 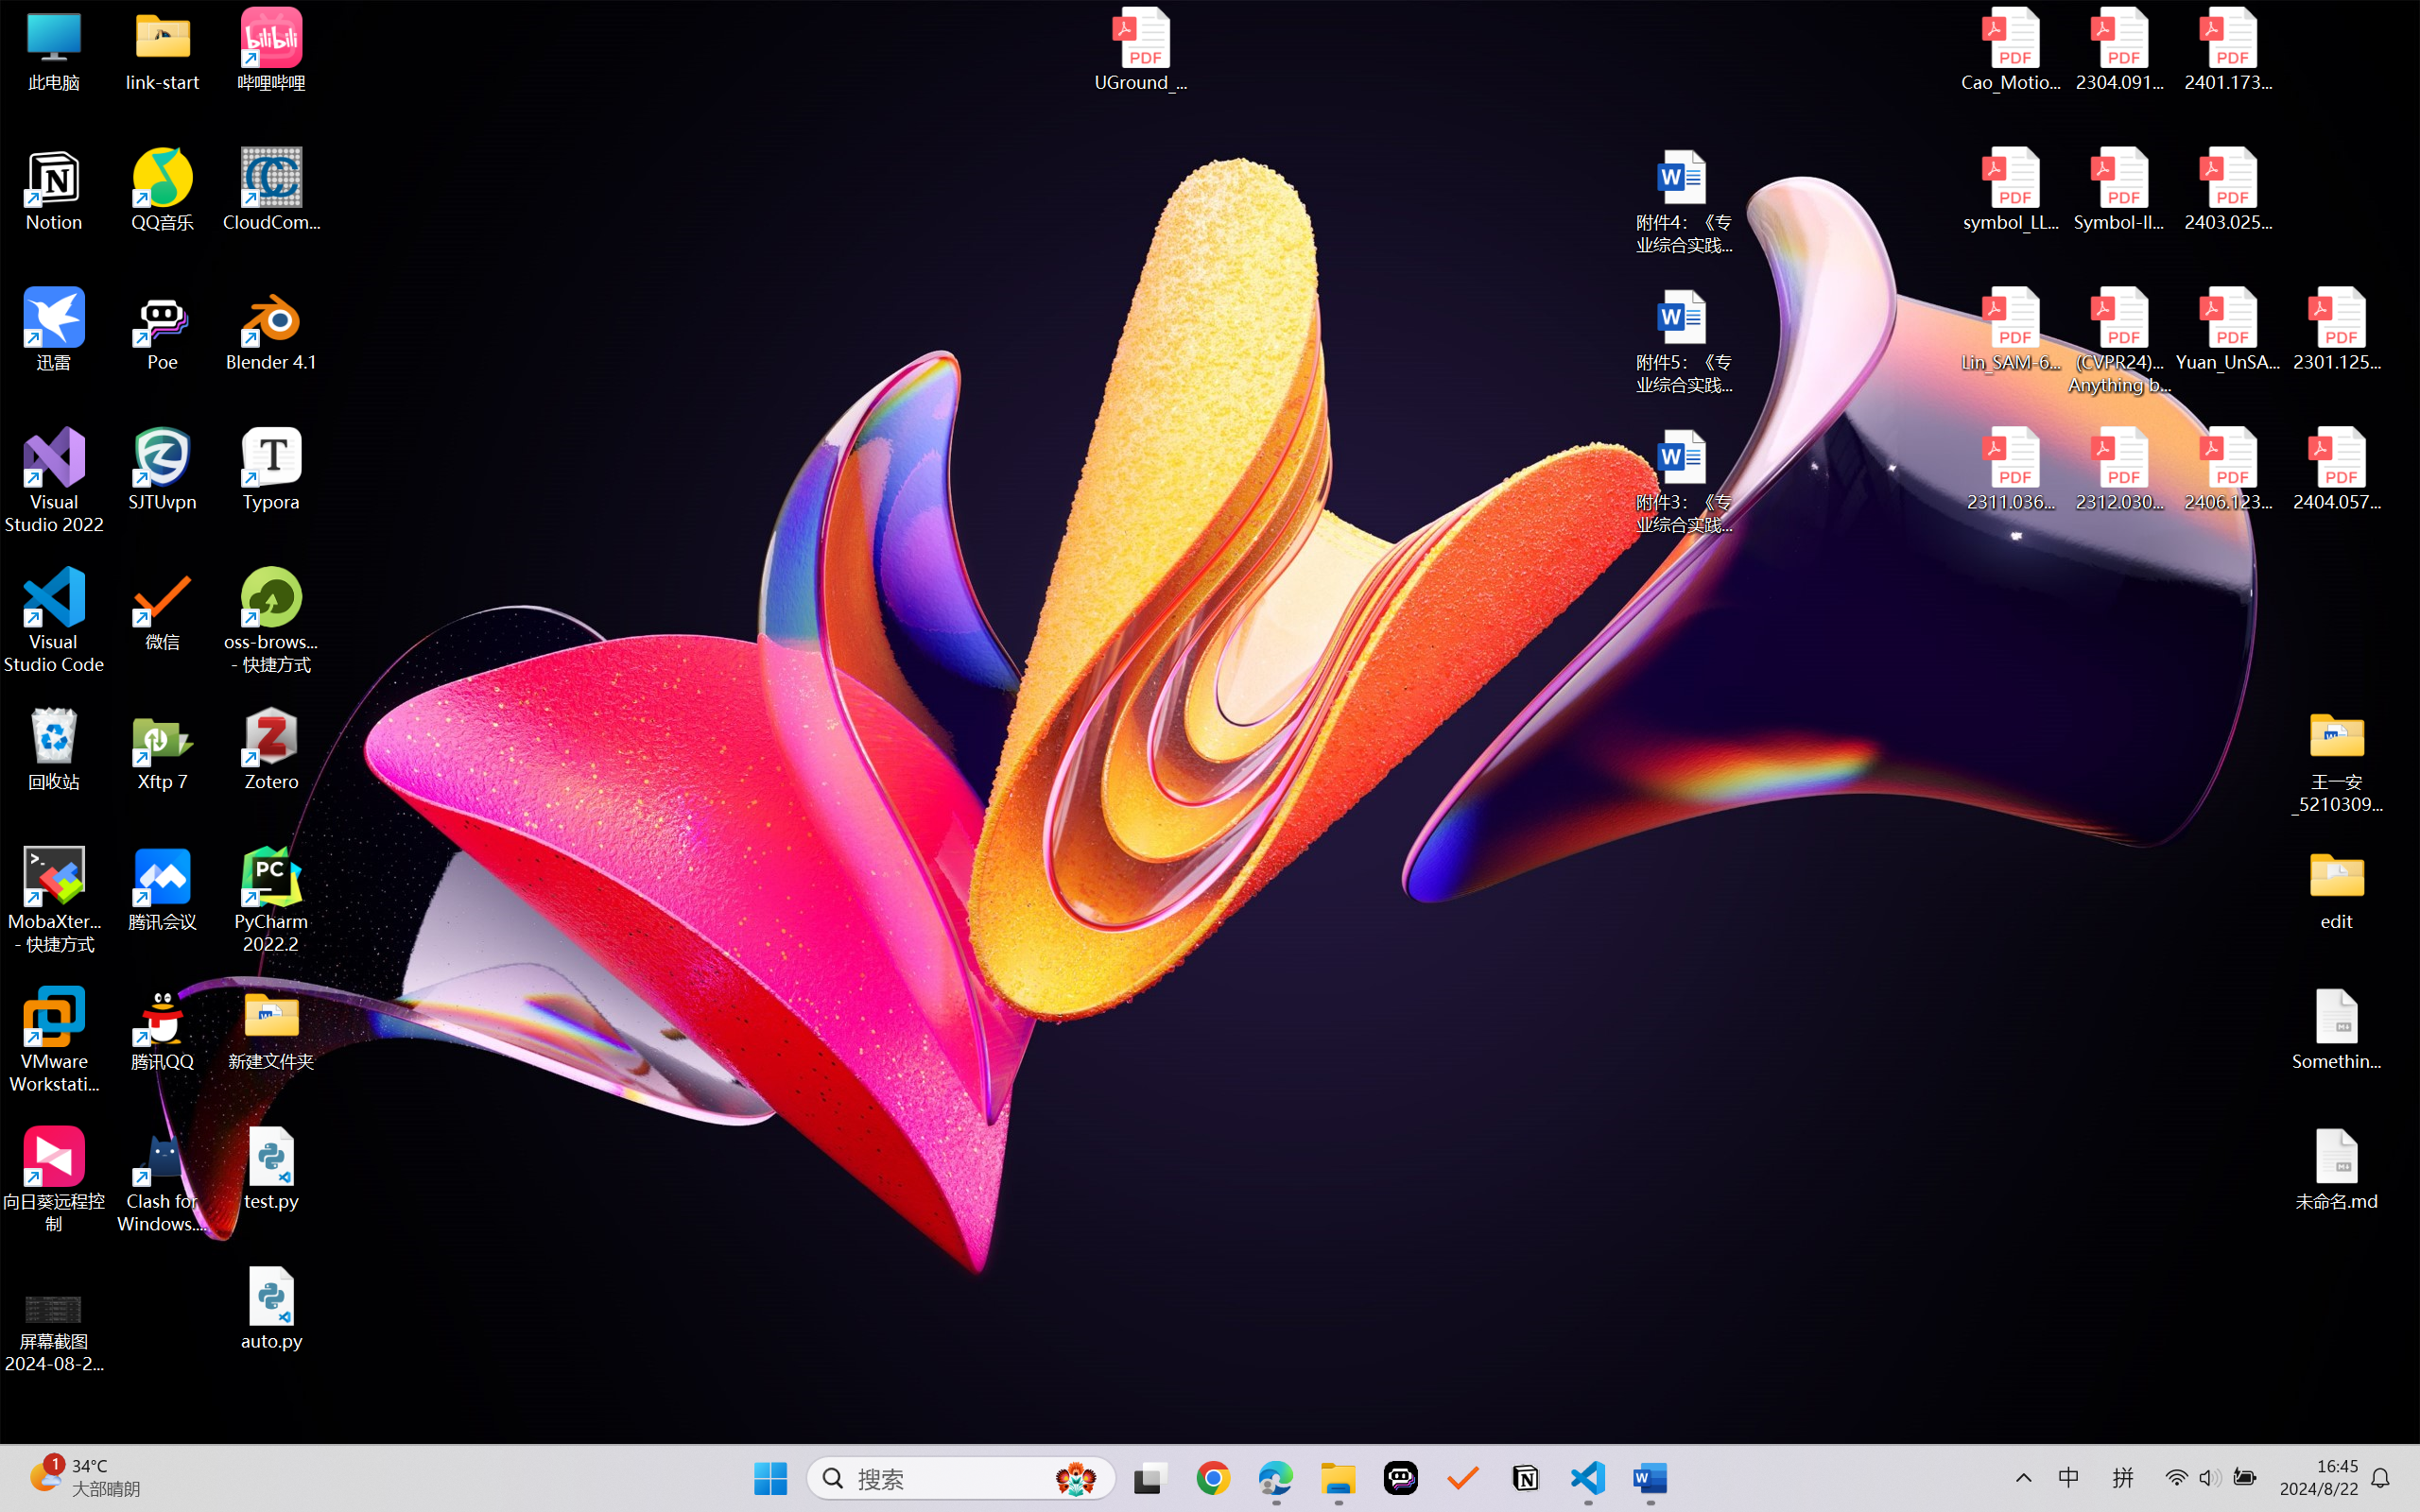 I want to click on 'PyCharm 2022.2', so click(x=271, y=900).